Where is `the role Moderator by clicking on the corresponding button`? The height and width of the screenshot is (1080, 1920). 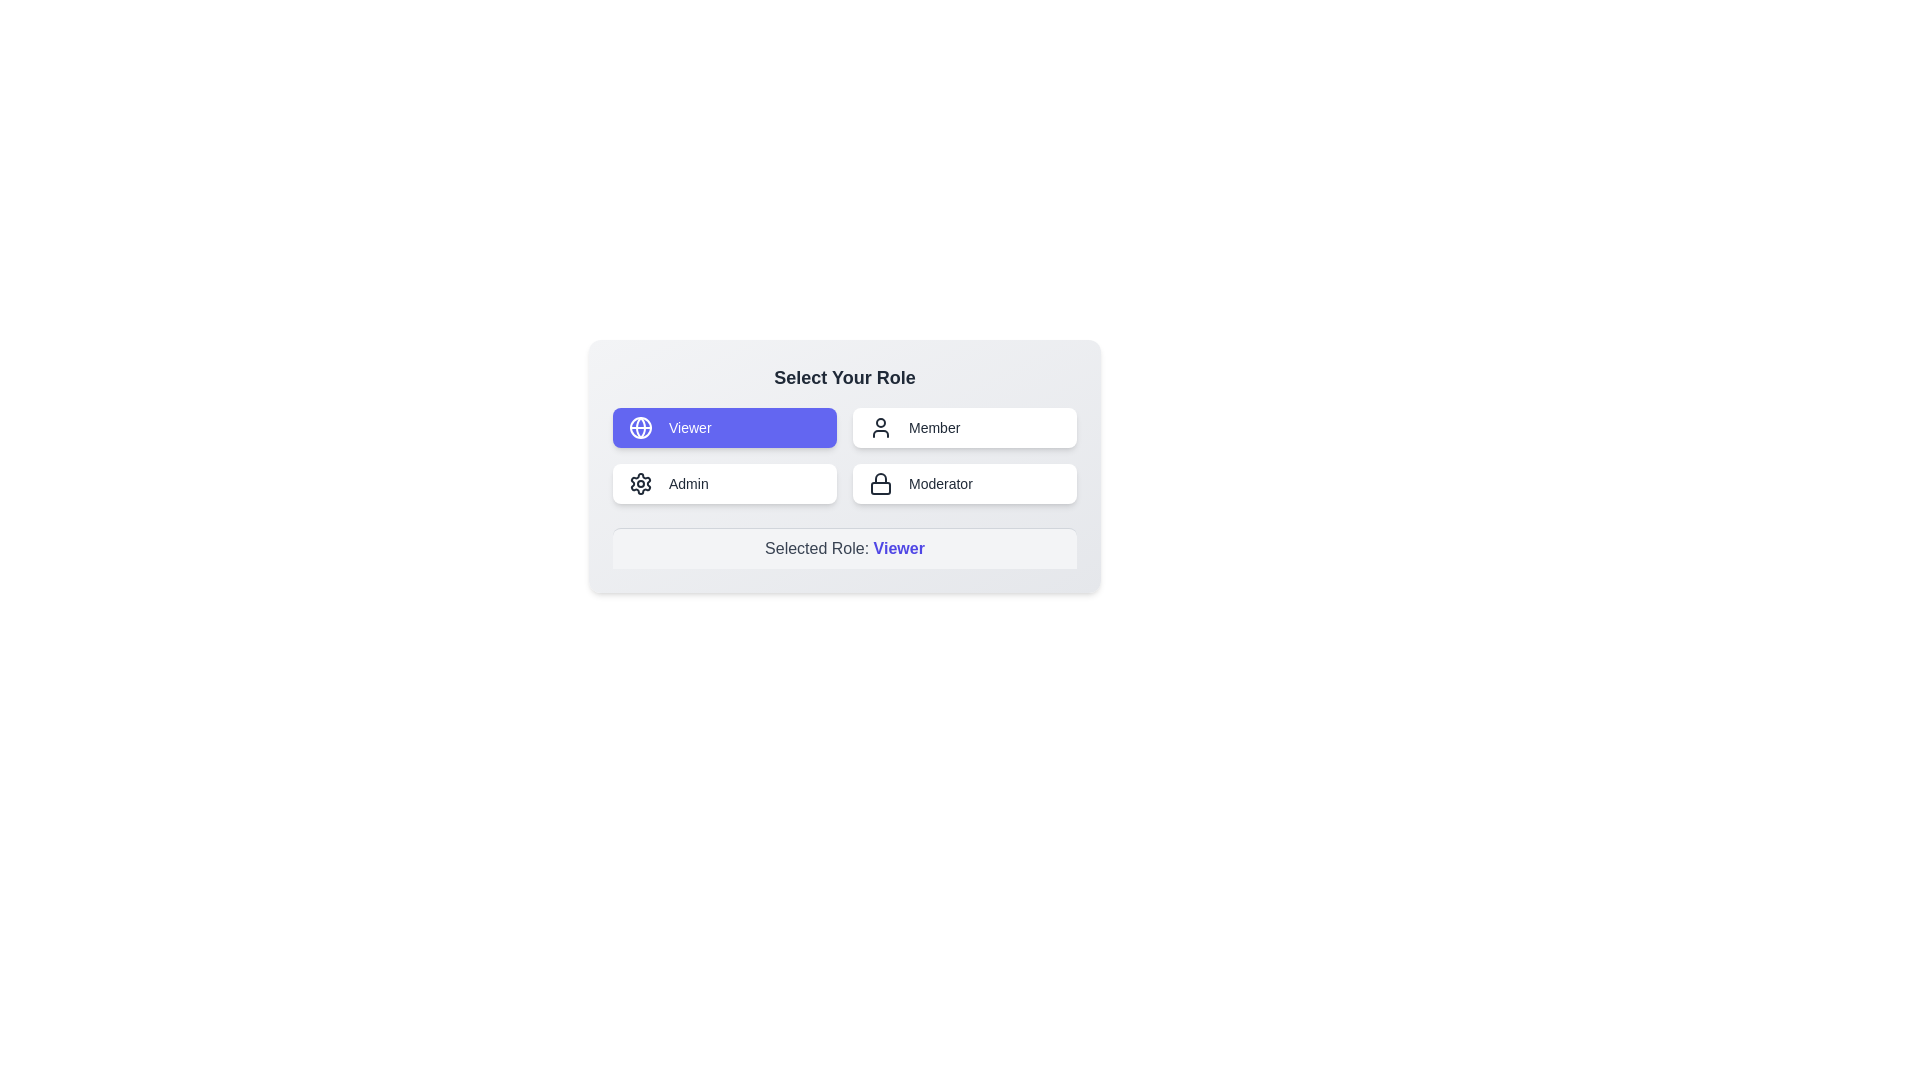 the role Moderator by clicking on the corresponding button is located at coordinates (964, 483).